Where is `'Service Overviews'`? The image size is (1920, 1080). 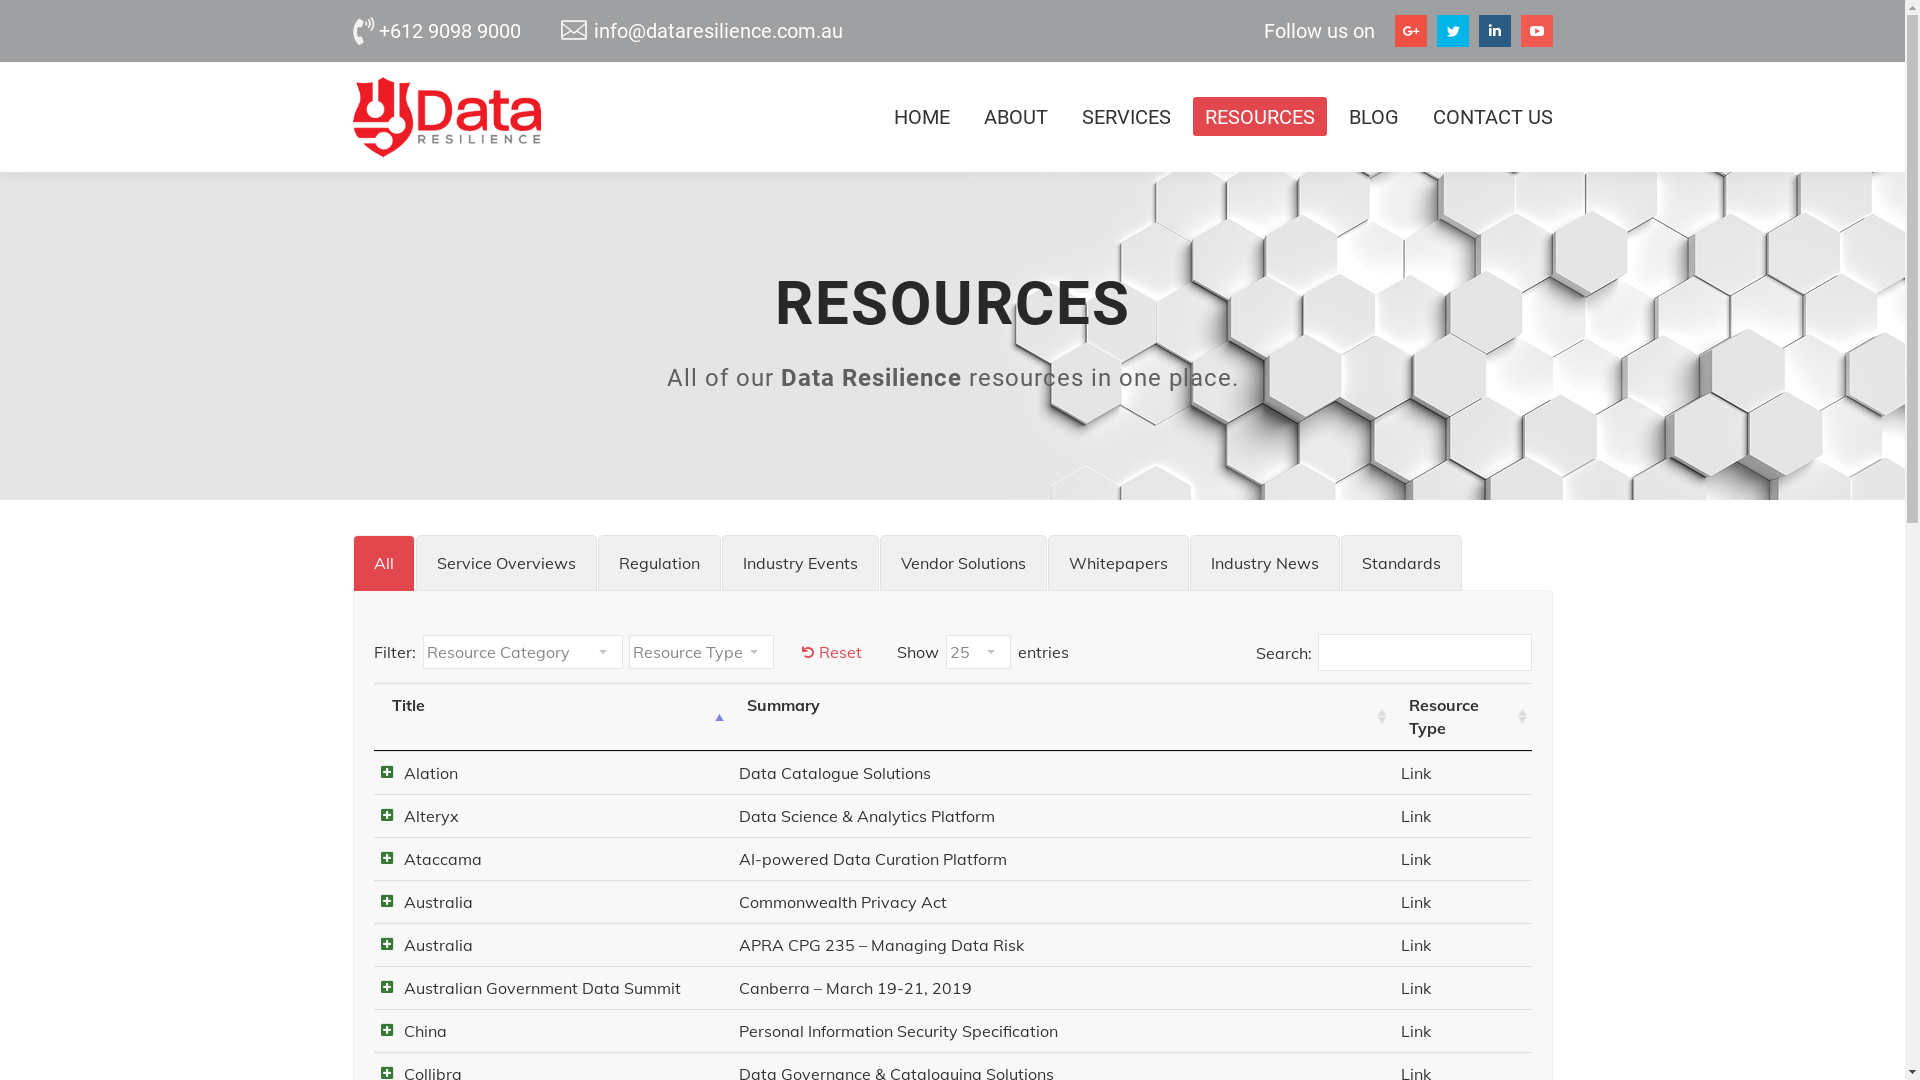
'Service Overviews' is located at coordinates (506, 563).